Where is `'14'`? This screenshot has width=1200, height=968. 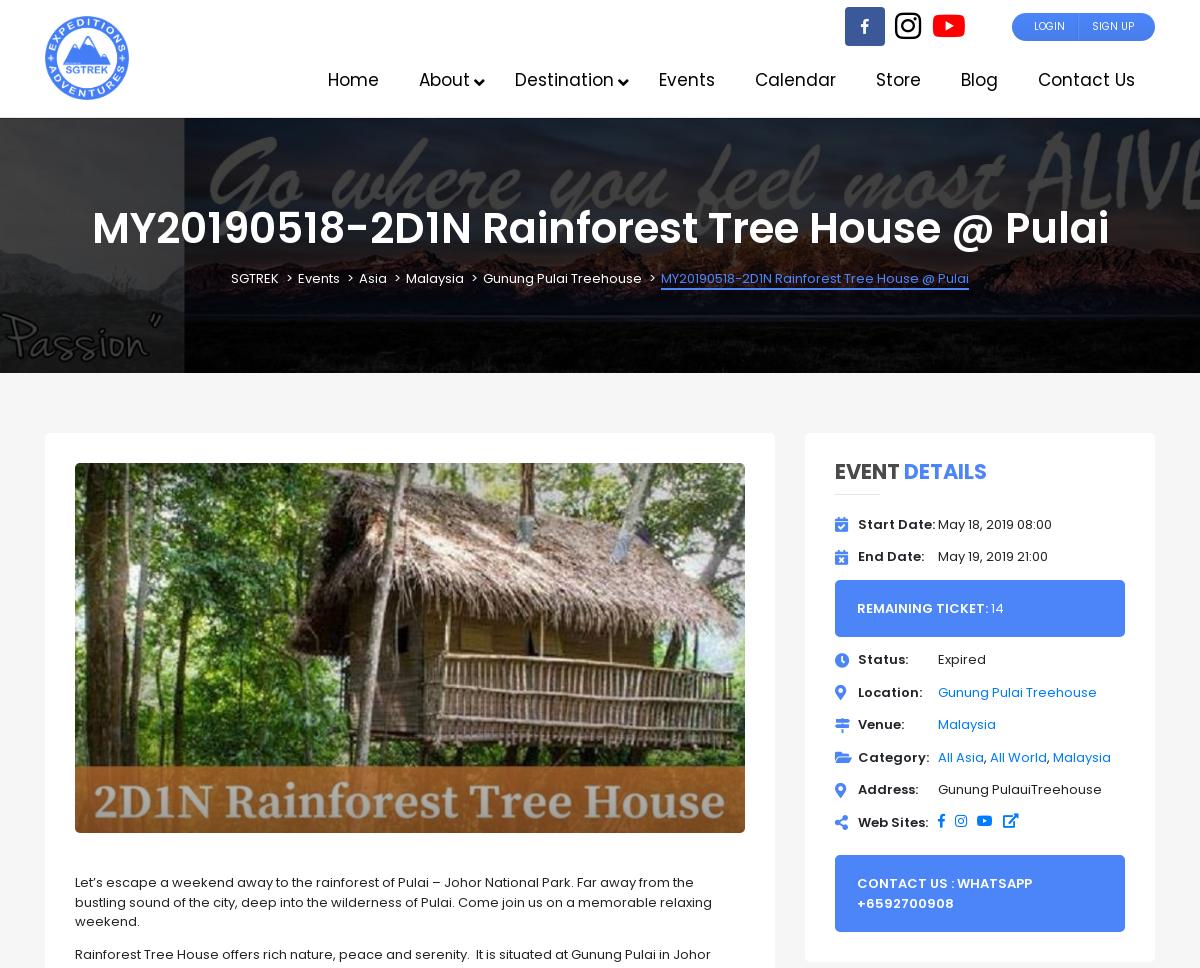
'14' is located at coordinates (997, 606).